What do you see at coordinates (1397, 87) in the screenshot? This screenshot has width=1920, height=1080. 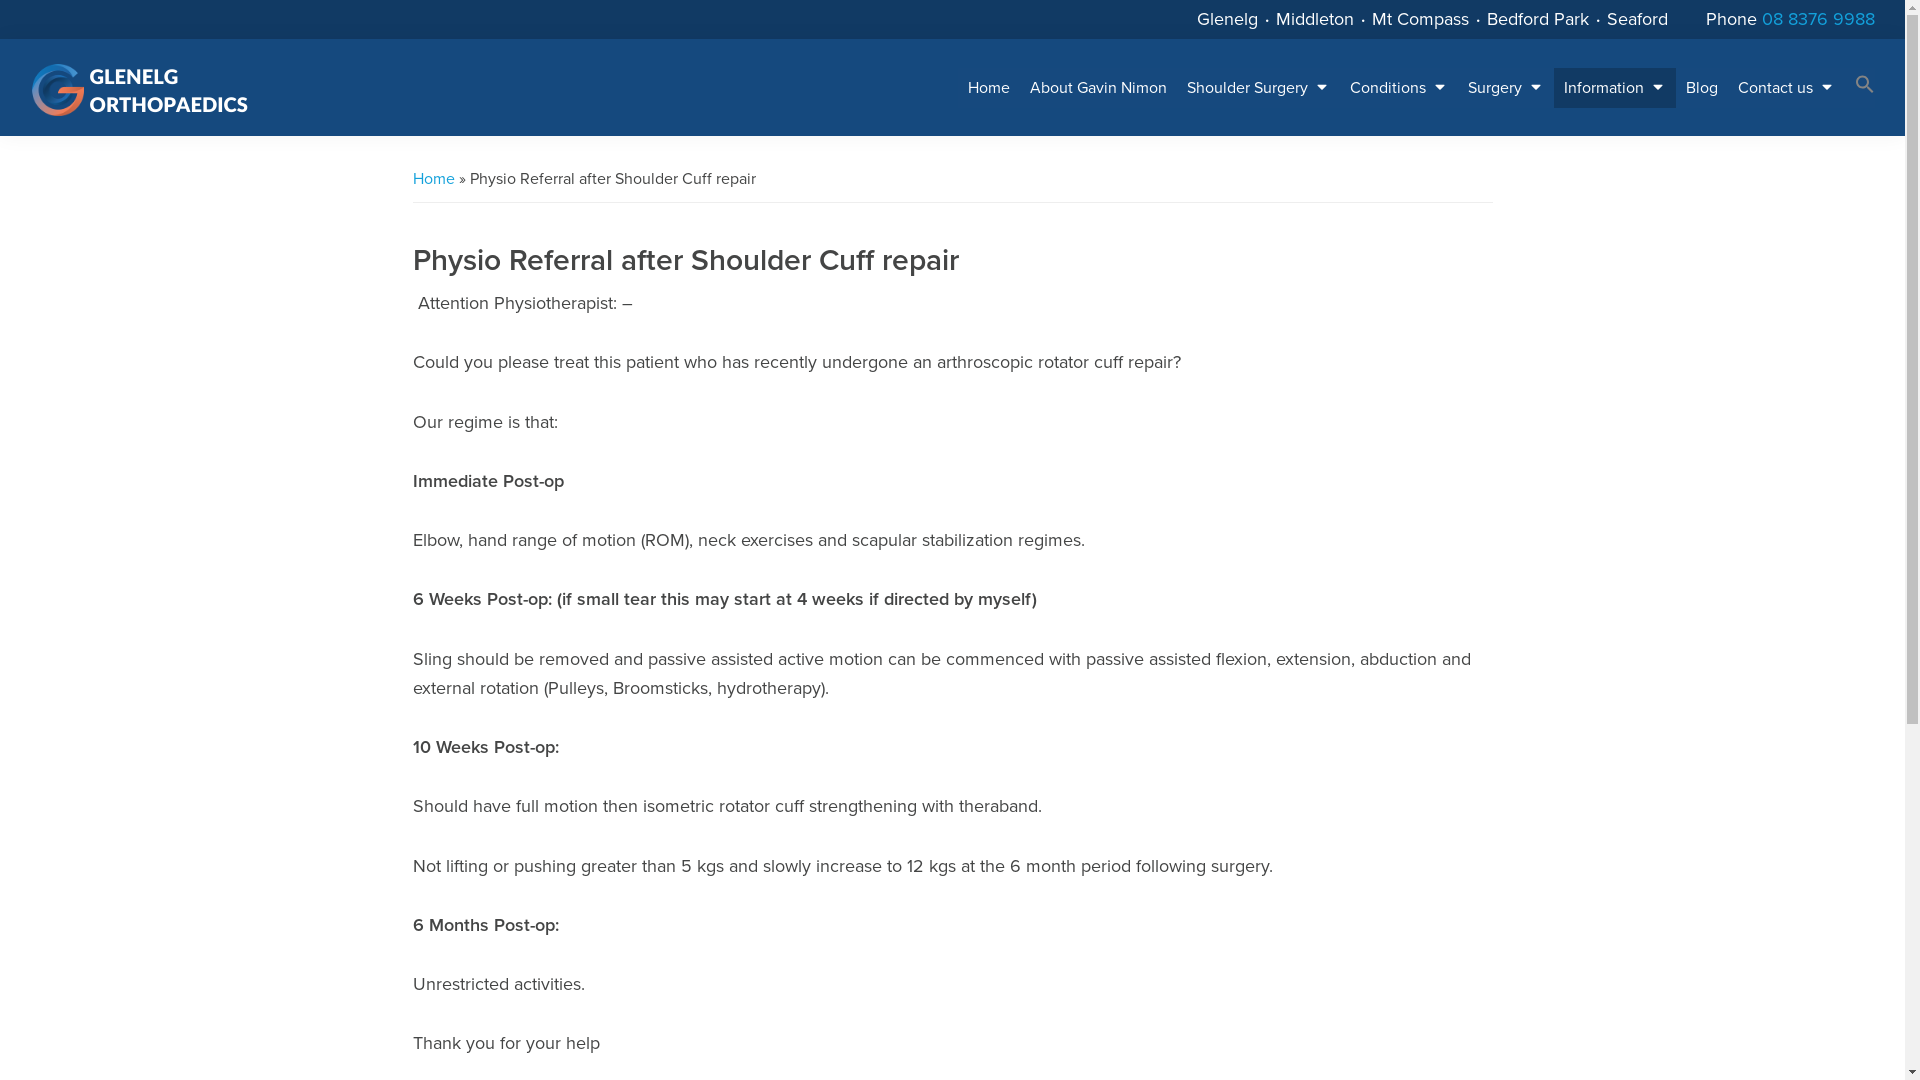 I see `'Conditions'` at bounding box center [1397, 87].